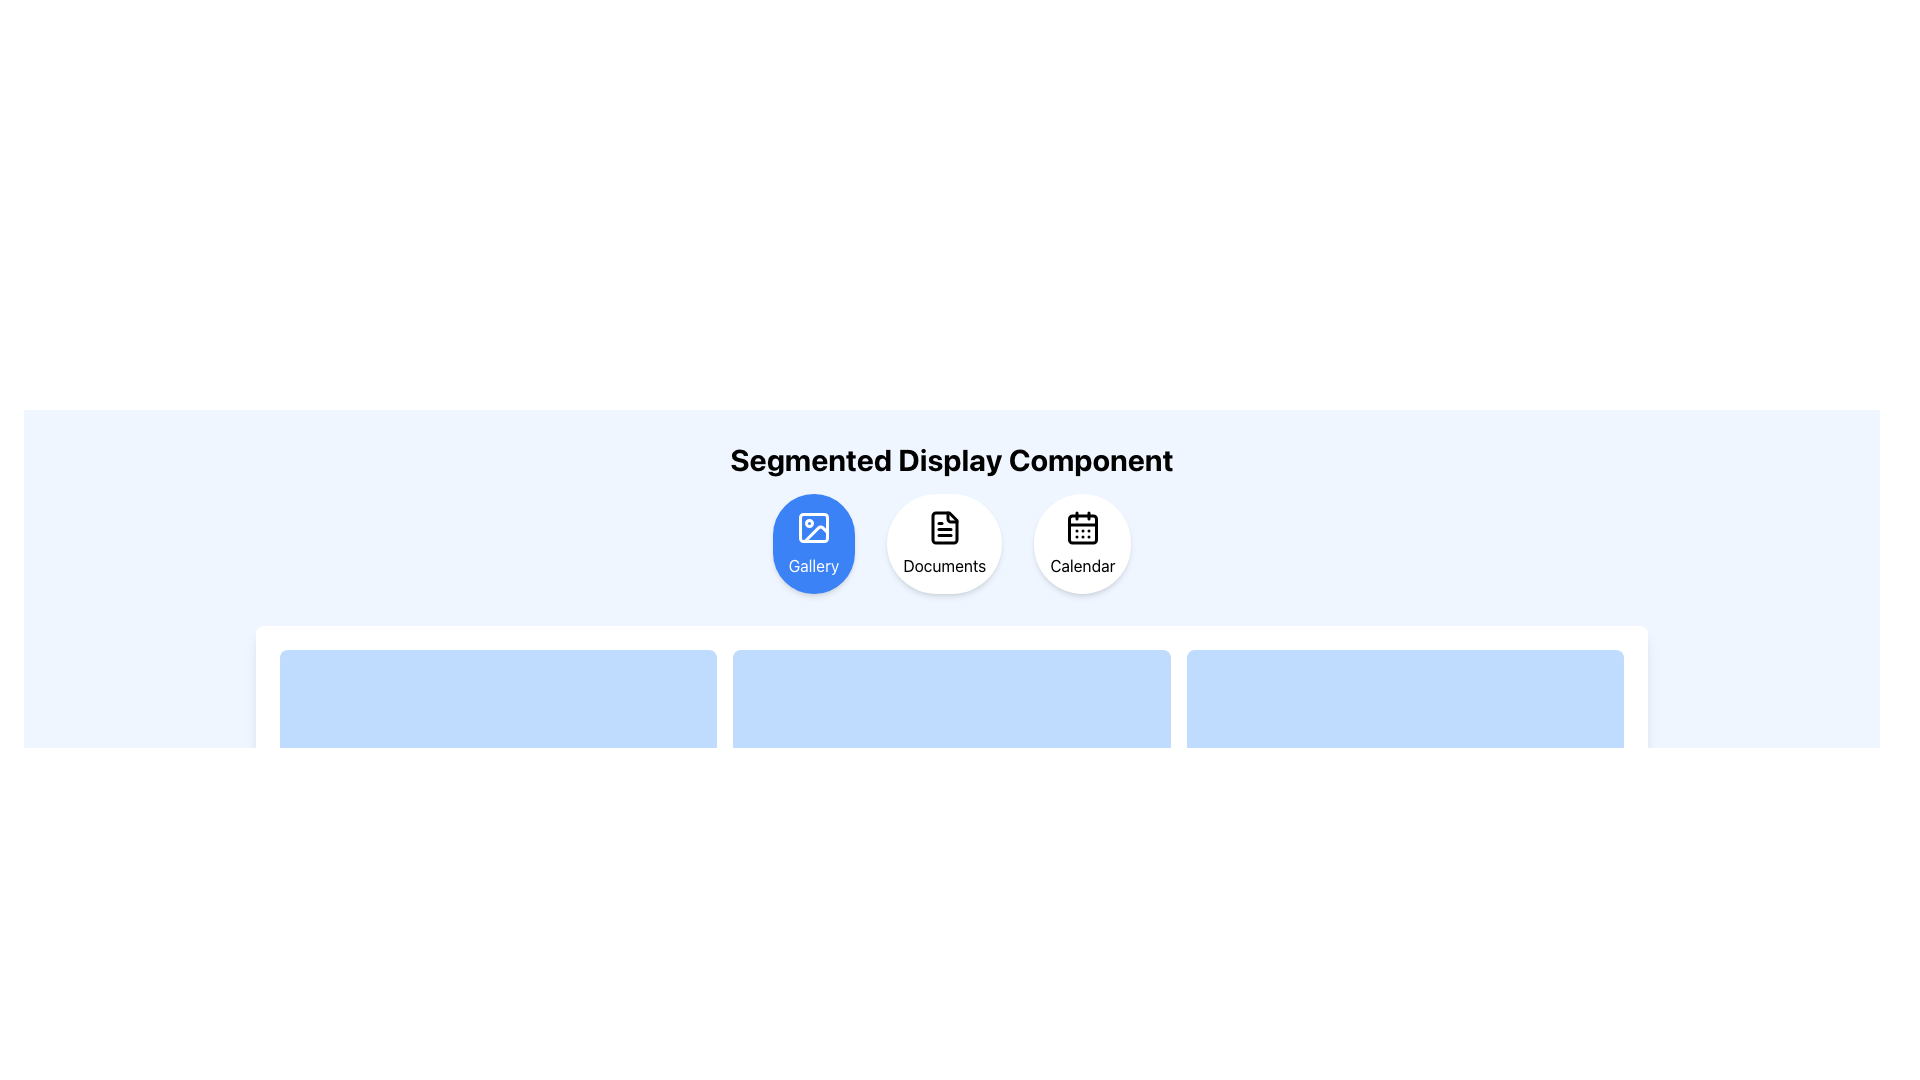 Image resolution: width=1920 pixels, height=1080 pixels. Describe the element at coordinates (1081, 527) in the screenshot. I see `the 'Calendar' icon within the segmented selection component` at that location.